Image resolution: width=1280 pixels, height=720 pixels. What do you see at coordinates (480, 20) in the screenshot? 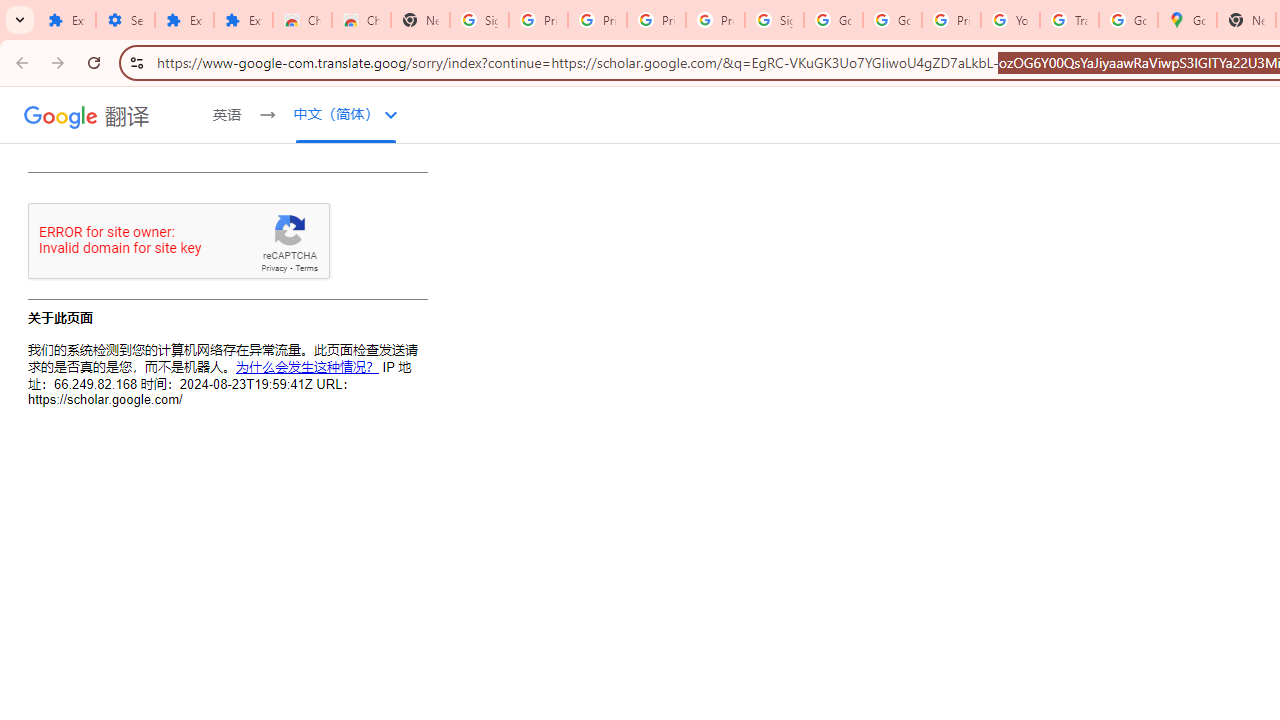
I see `'Sign in - Google Accounts'` at bounding box center [480, 20].